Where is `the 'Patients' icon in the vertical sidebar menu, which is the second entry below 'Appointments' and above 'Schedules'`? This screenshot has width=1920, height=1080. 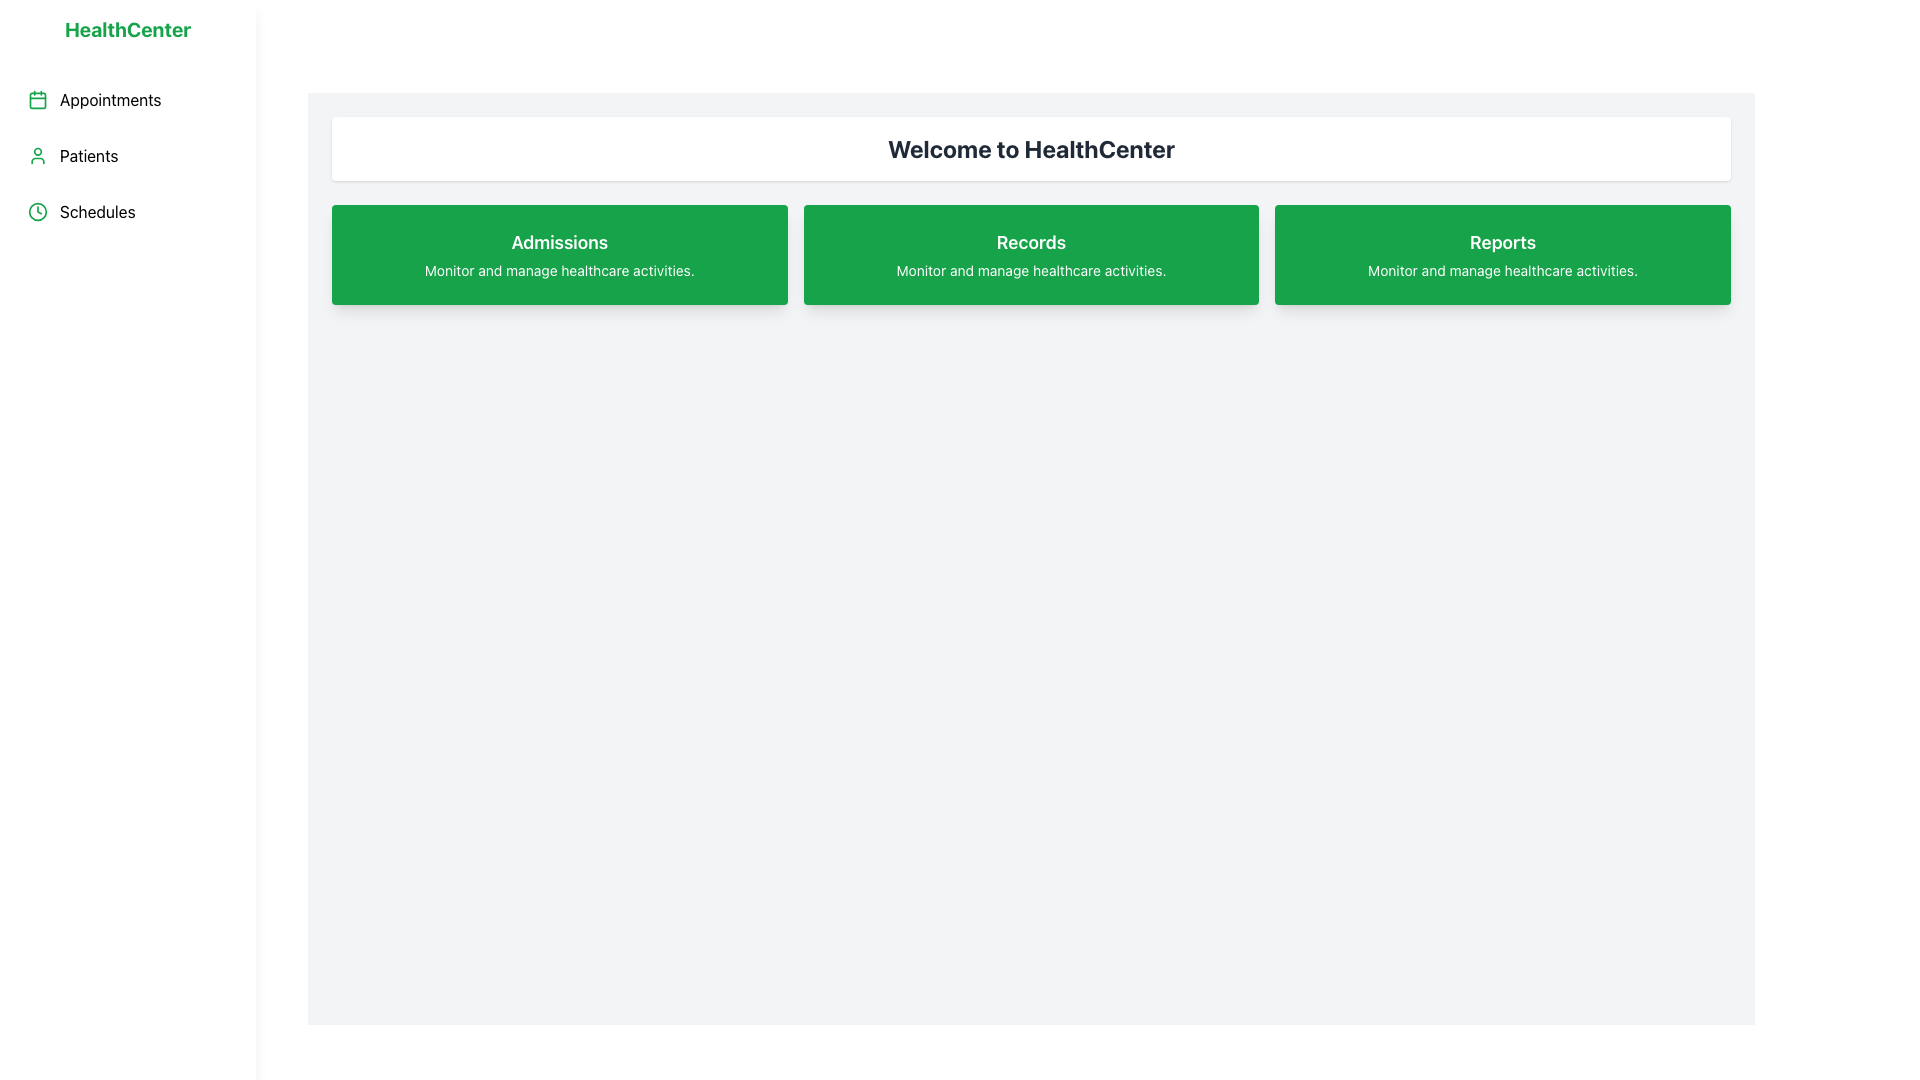
the 'Patients' icon in the vertical sidebar menu, which is the second entry below 'Appointments' and above 'Schedules' is located at coordinates (38, 154).